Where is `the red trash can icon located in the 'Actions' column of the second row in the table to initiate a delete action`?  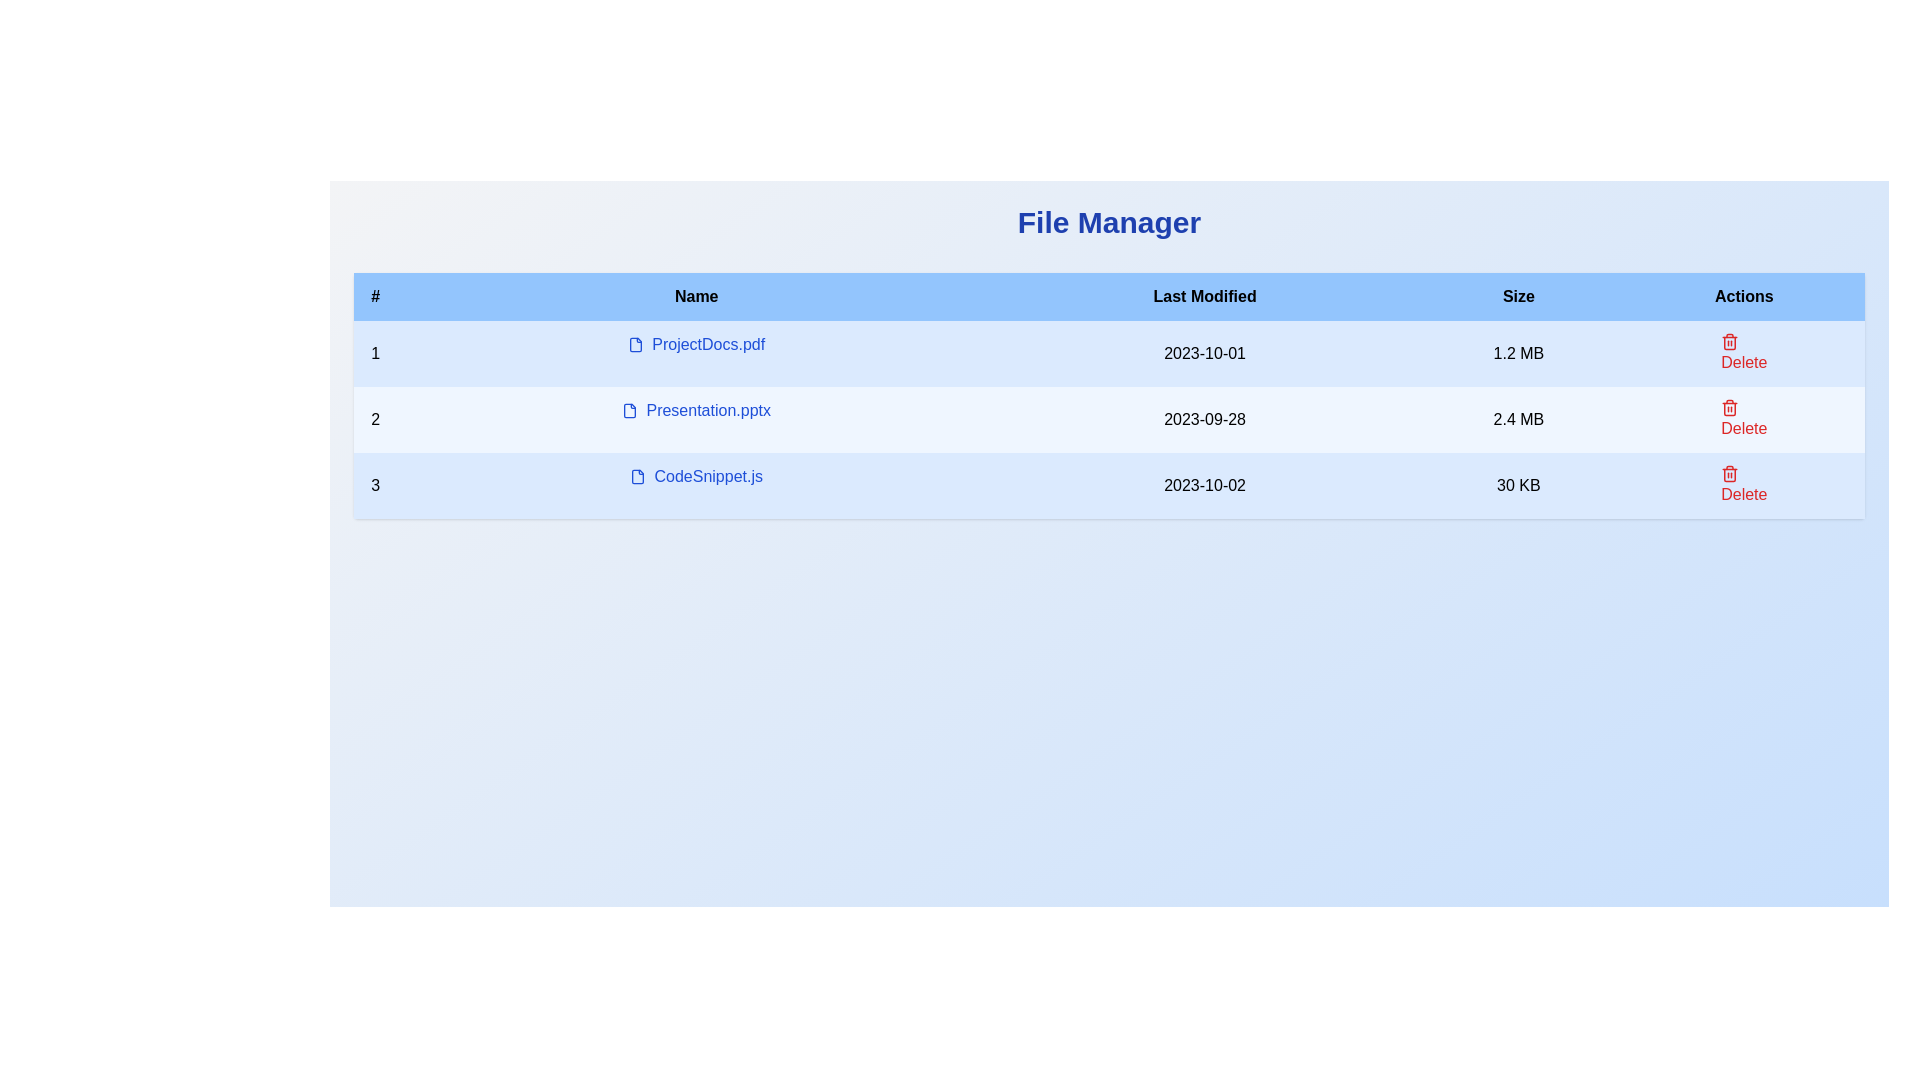 the red trash can icon located in the 'Actions' column of the second row in the table to initiate a delete action is located at coordinates (1729, 407).